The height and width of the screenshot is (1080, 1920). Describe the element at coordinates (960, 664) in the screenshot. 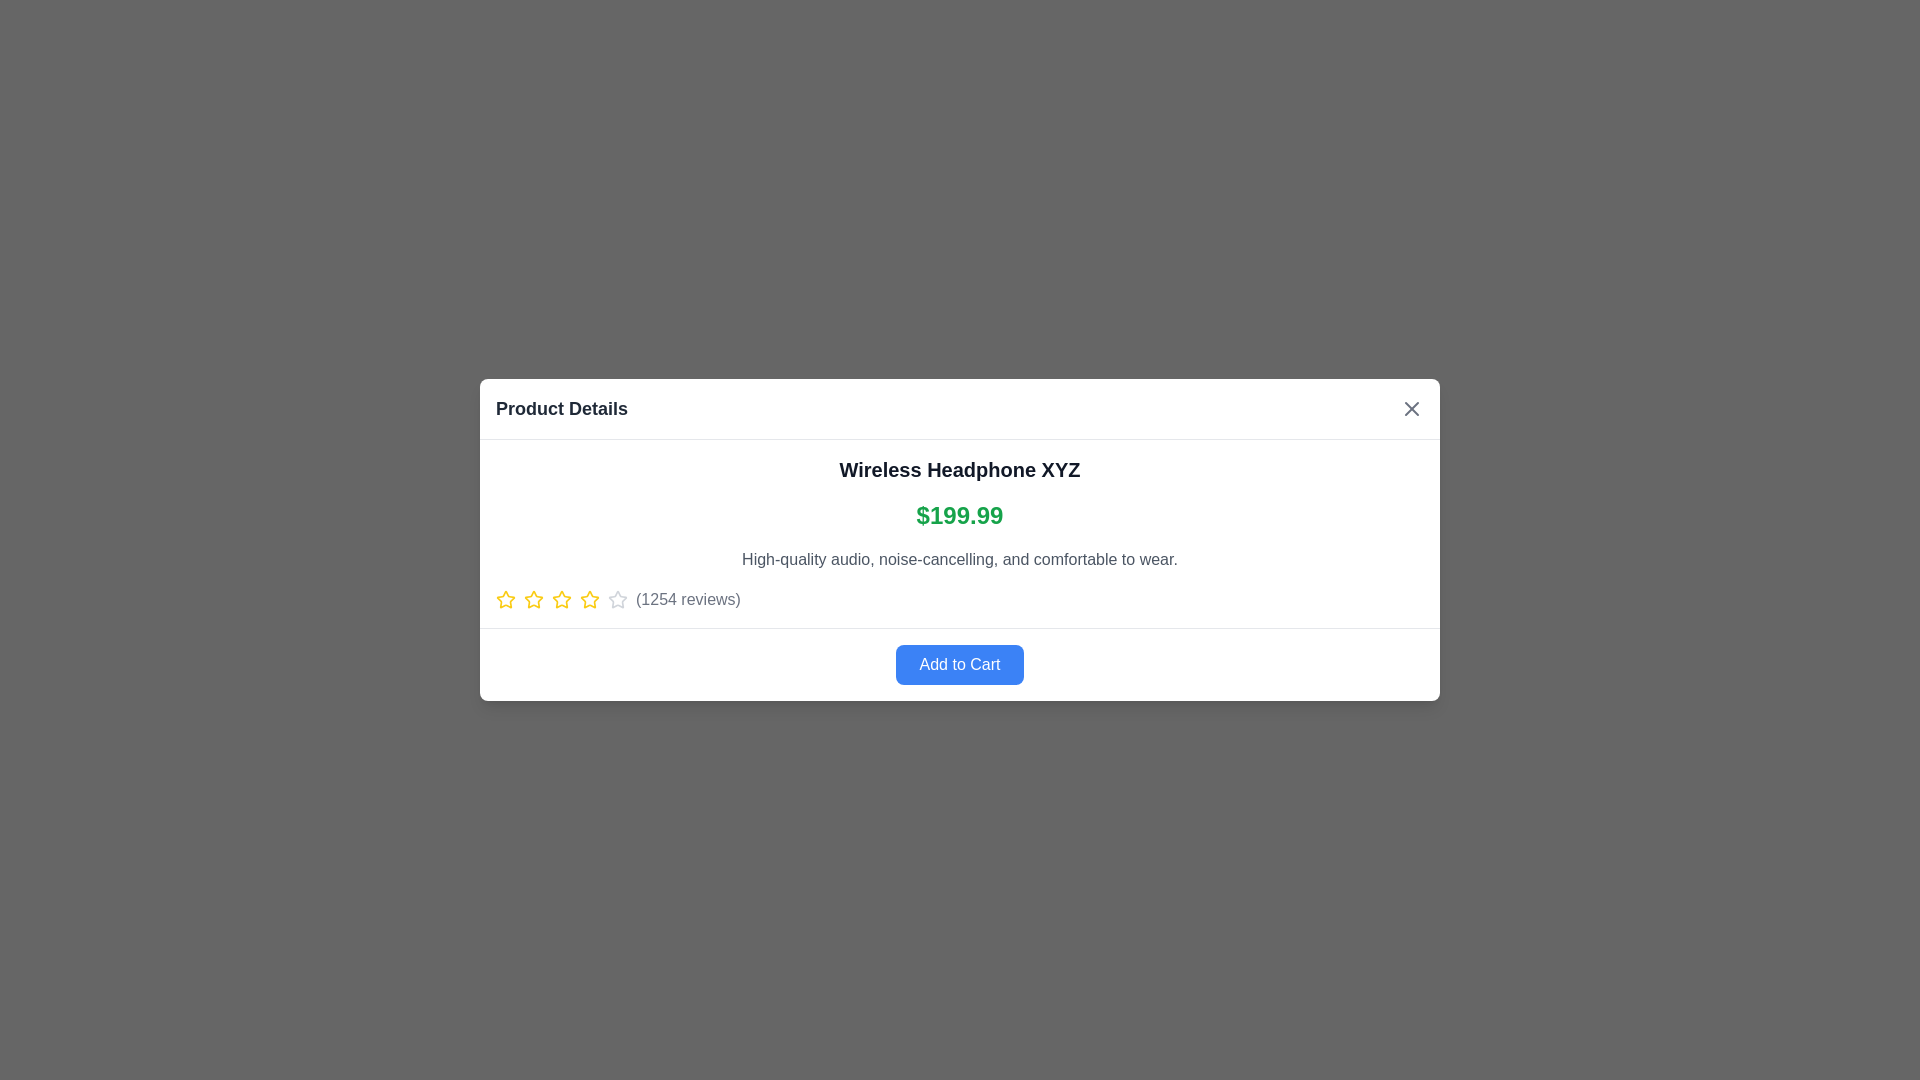

I see `the 'Add to Cart' button` at that location.